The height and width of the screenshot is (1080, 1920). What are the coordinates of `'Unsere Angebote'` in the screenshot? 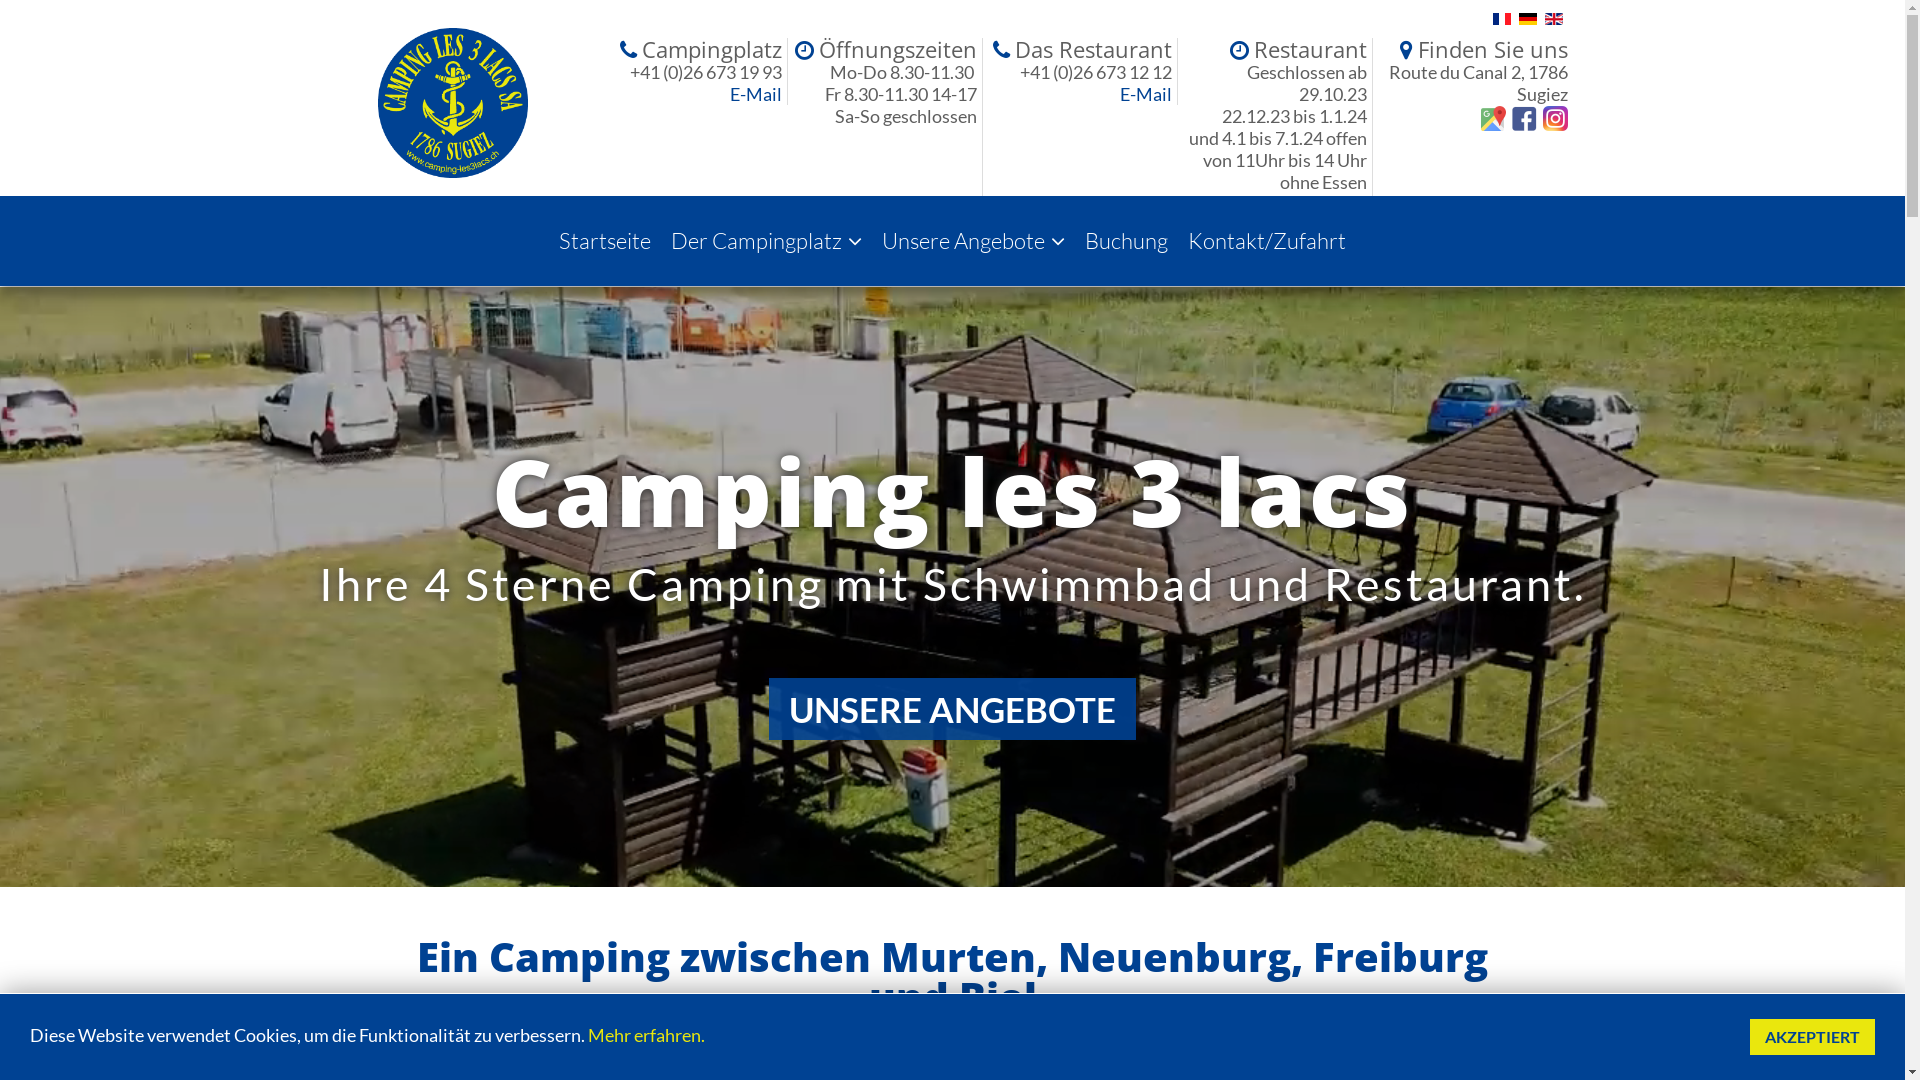 It's located at (973, 239).